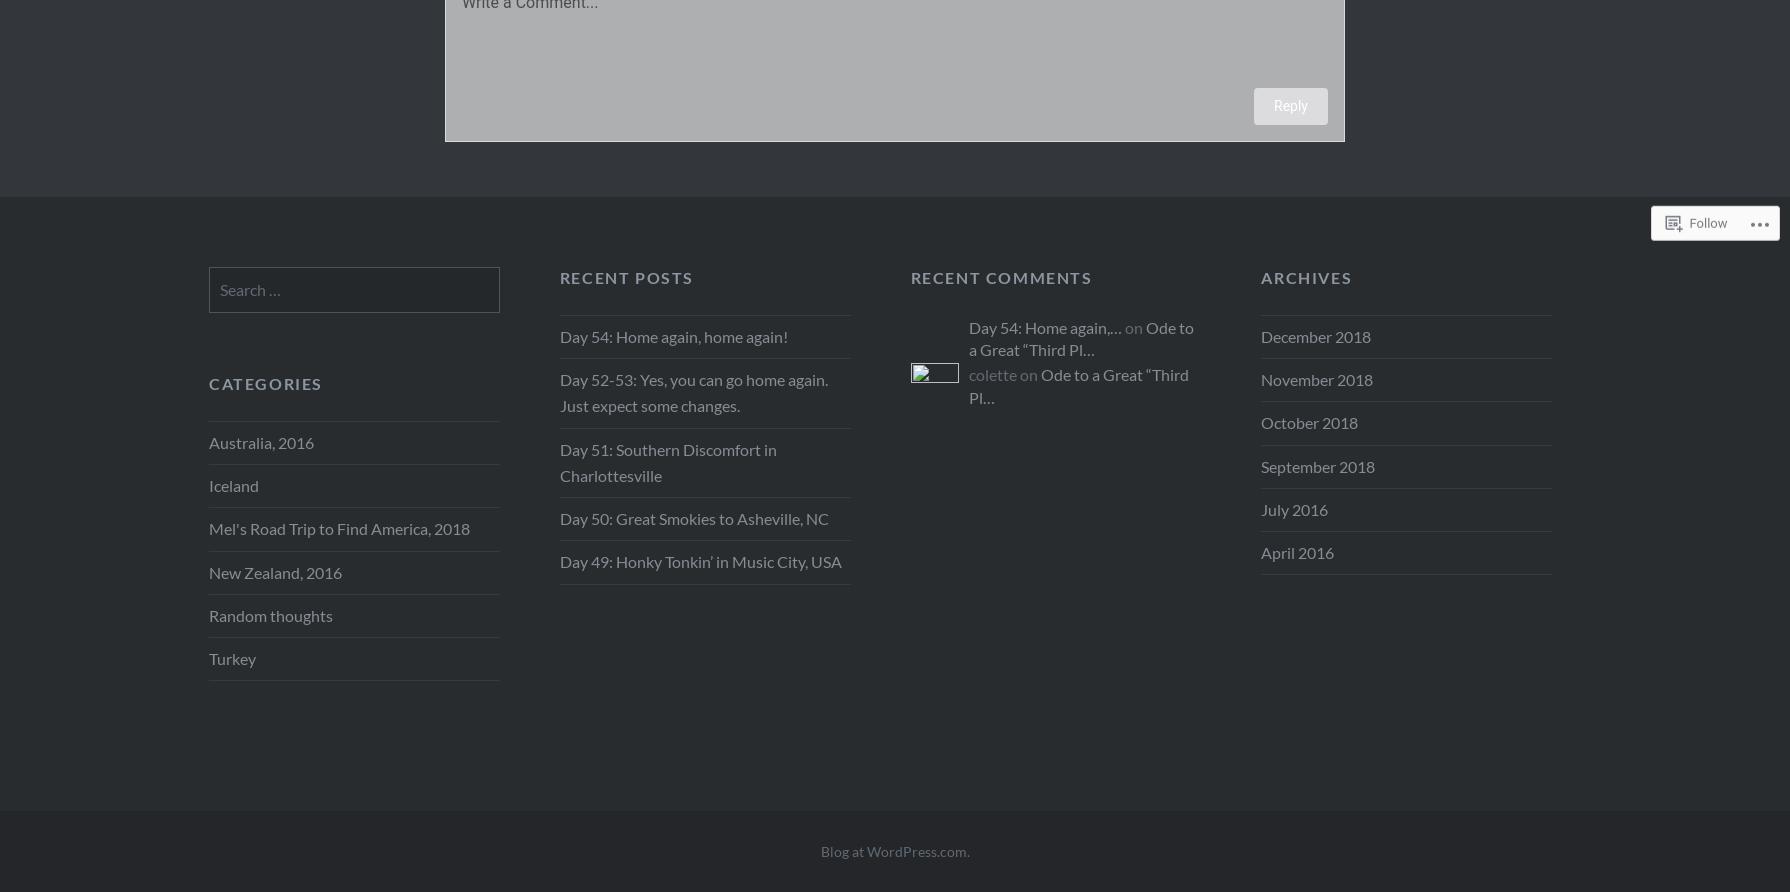 Image resolution: width=1790 pixels, height=892 pixels. I want to click on 'Mel's Road Trip to Find America, 2018', so click(209, 528).